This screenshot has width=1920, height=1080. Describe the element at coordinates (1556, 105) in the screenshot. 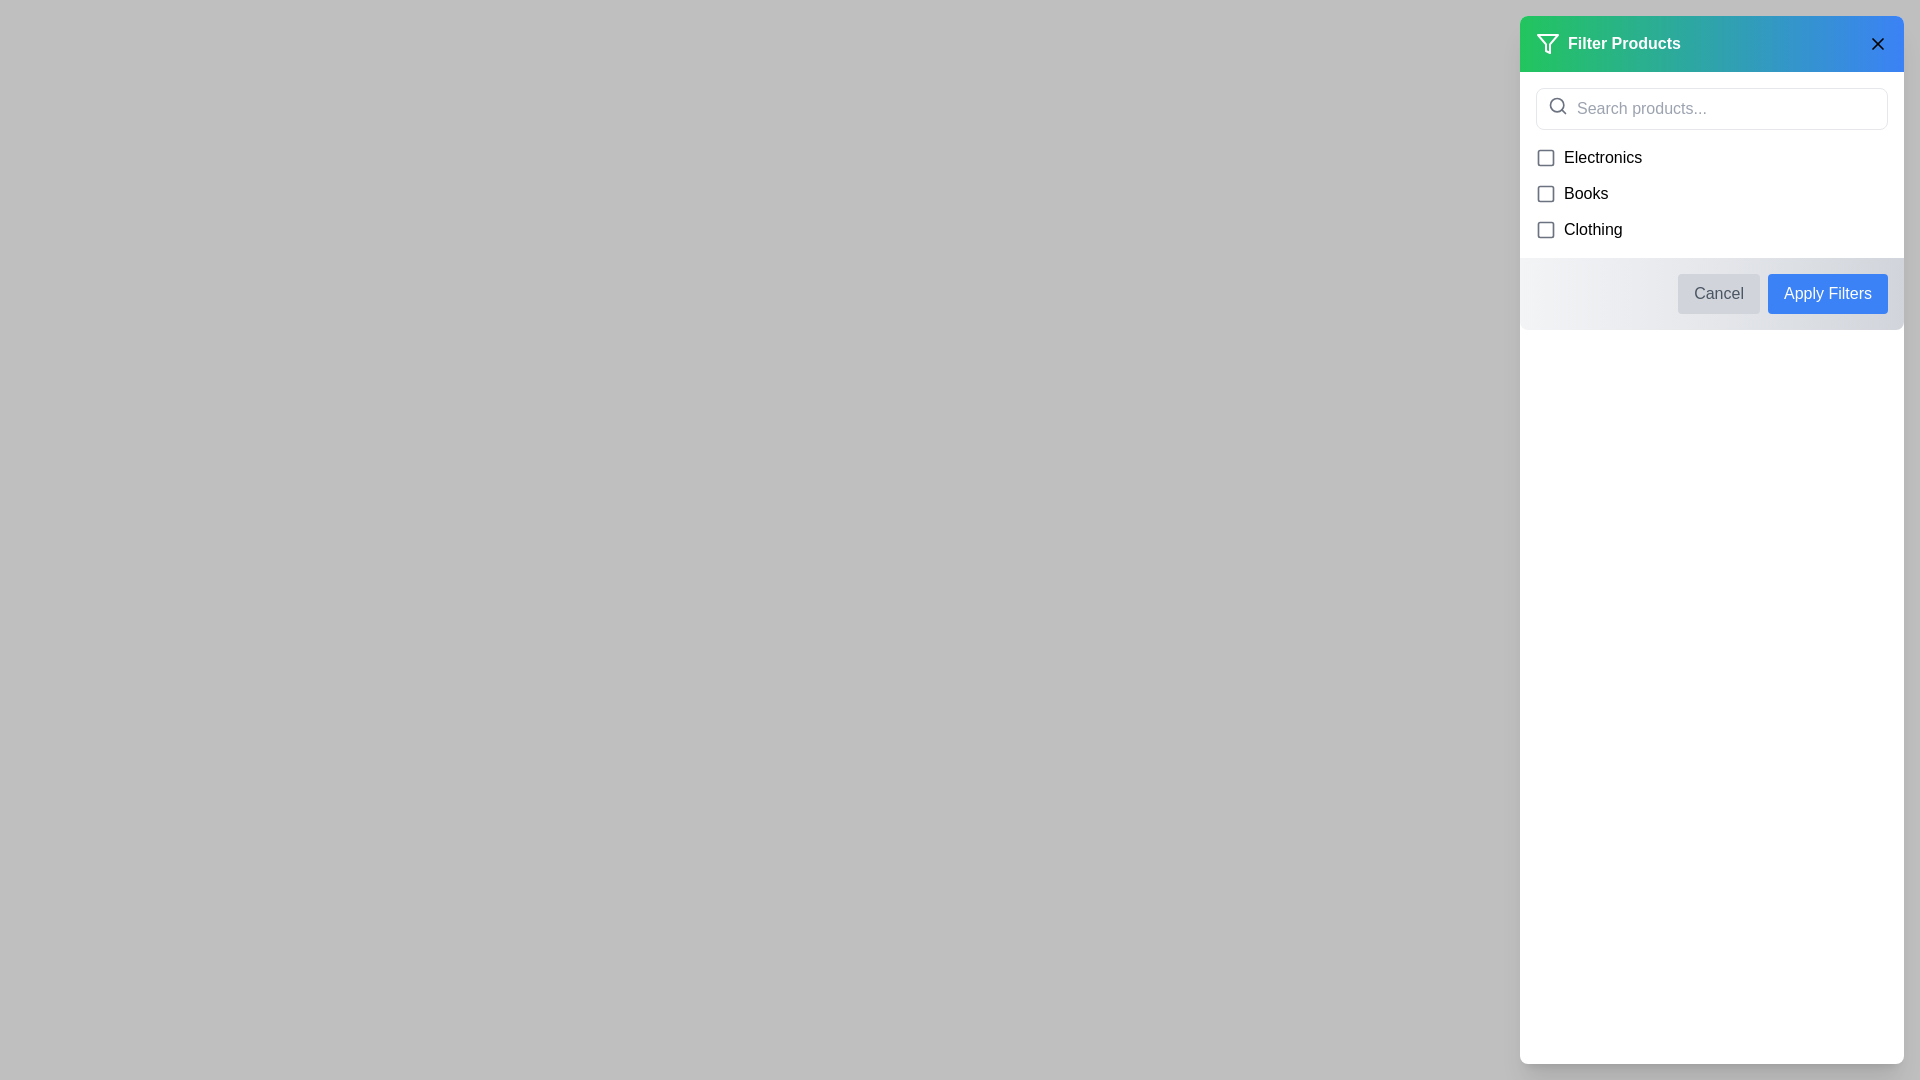

I see `the circular component of the magnifying glass icon, which indicates the search functionality in the top-left corner of the filter panel` at that location.